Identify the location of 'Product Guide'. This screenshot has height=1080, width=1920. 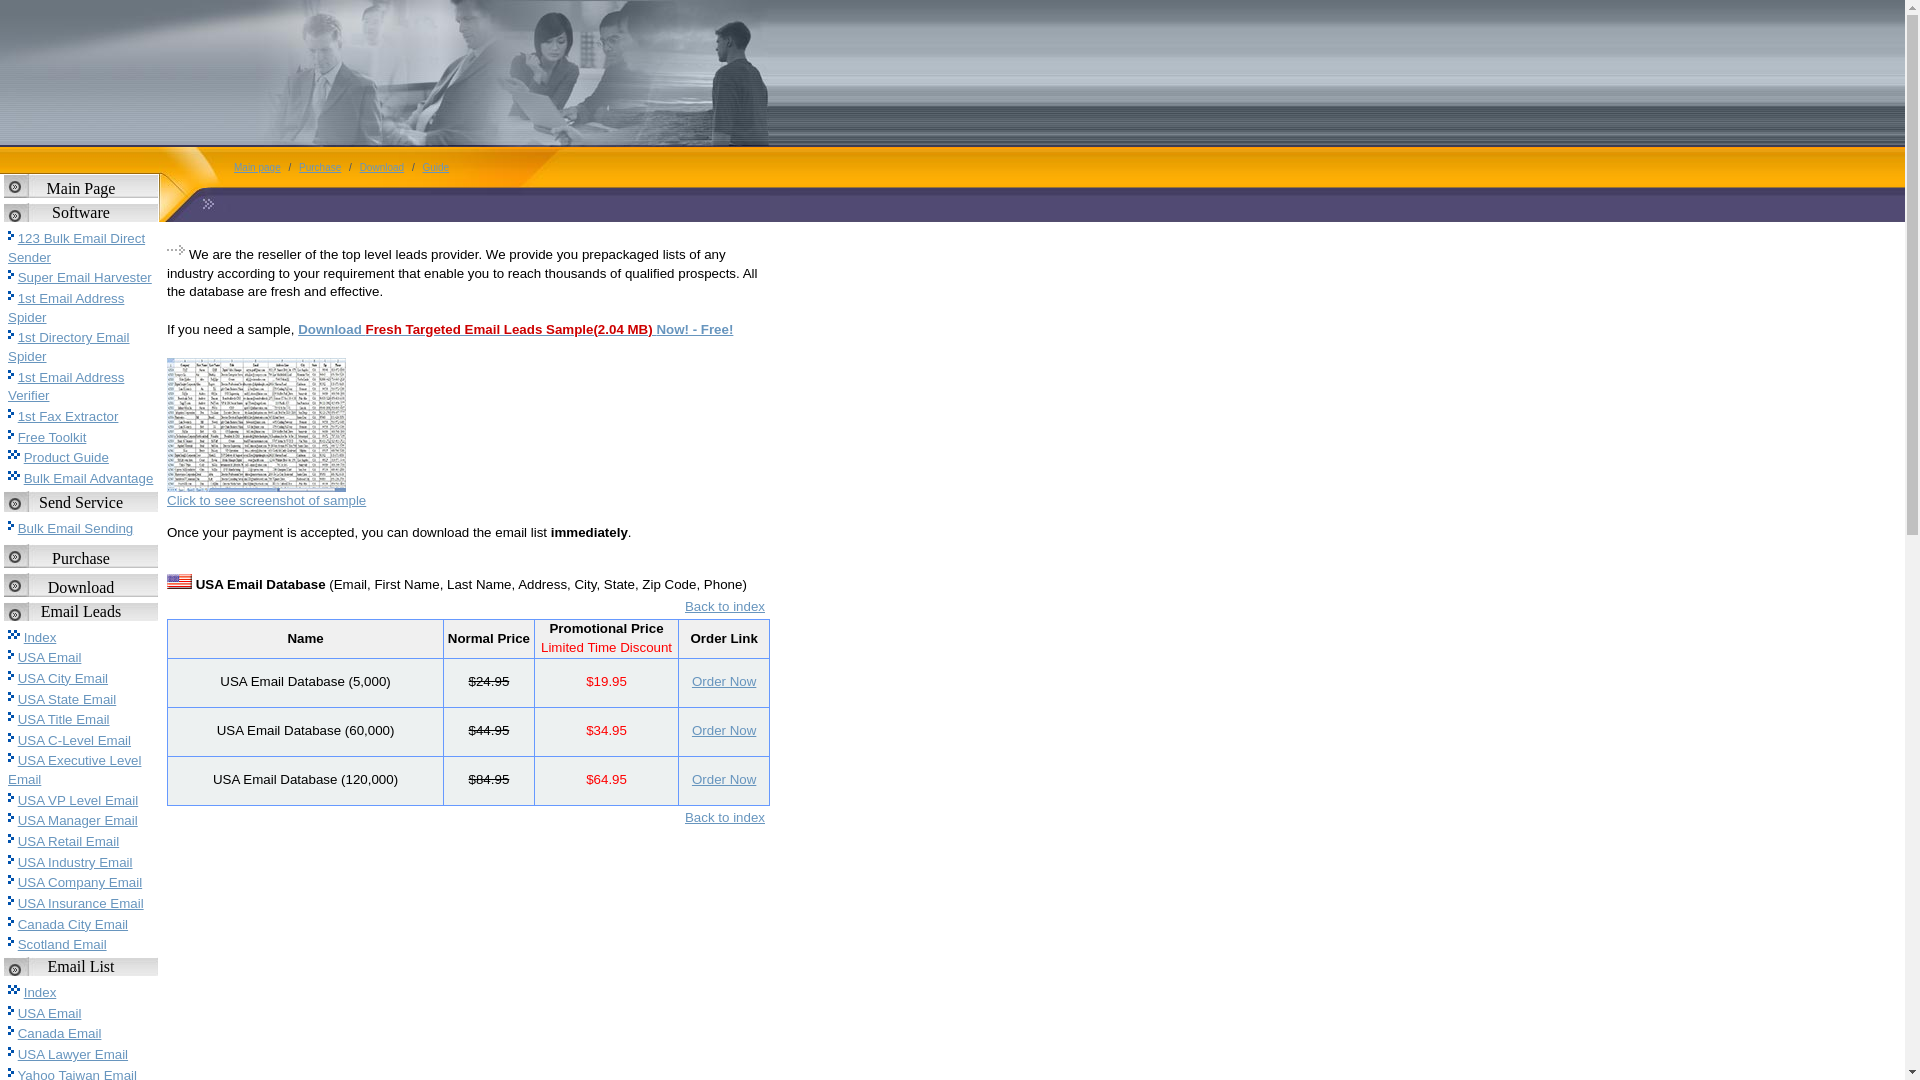
(66, 457).